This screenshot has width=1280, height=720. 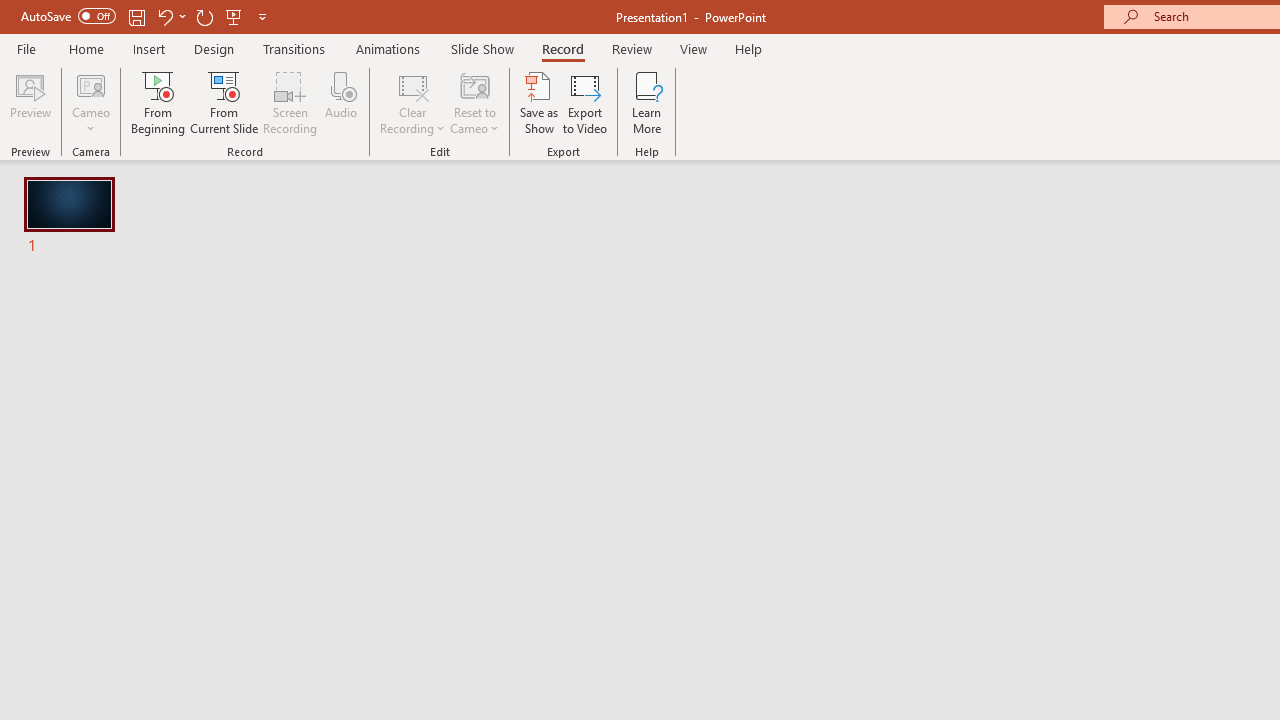 What do you see at coordinates (26, 47) in the screenshot?
I see `'File Tab'` at bounding box center [26, 47].